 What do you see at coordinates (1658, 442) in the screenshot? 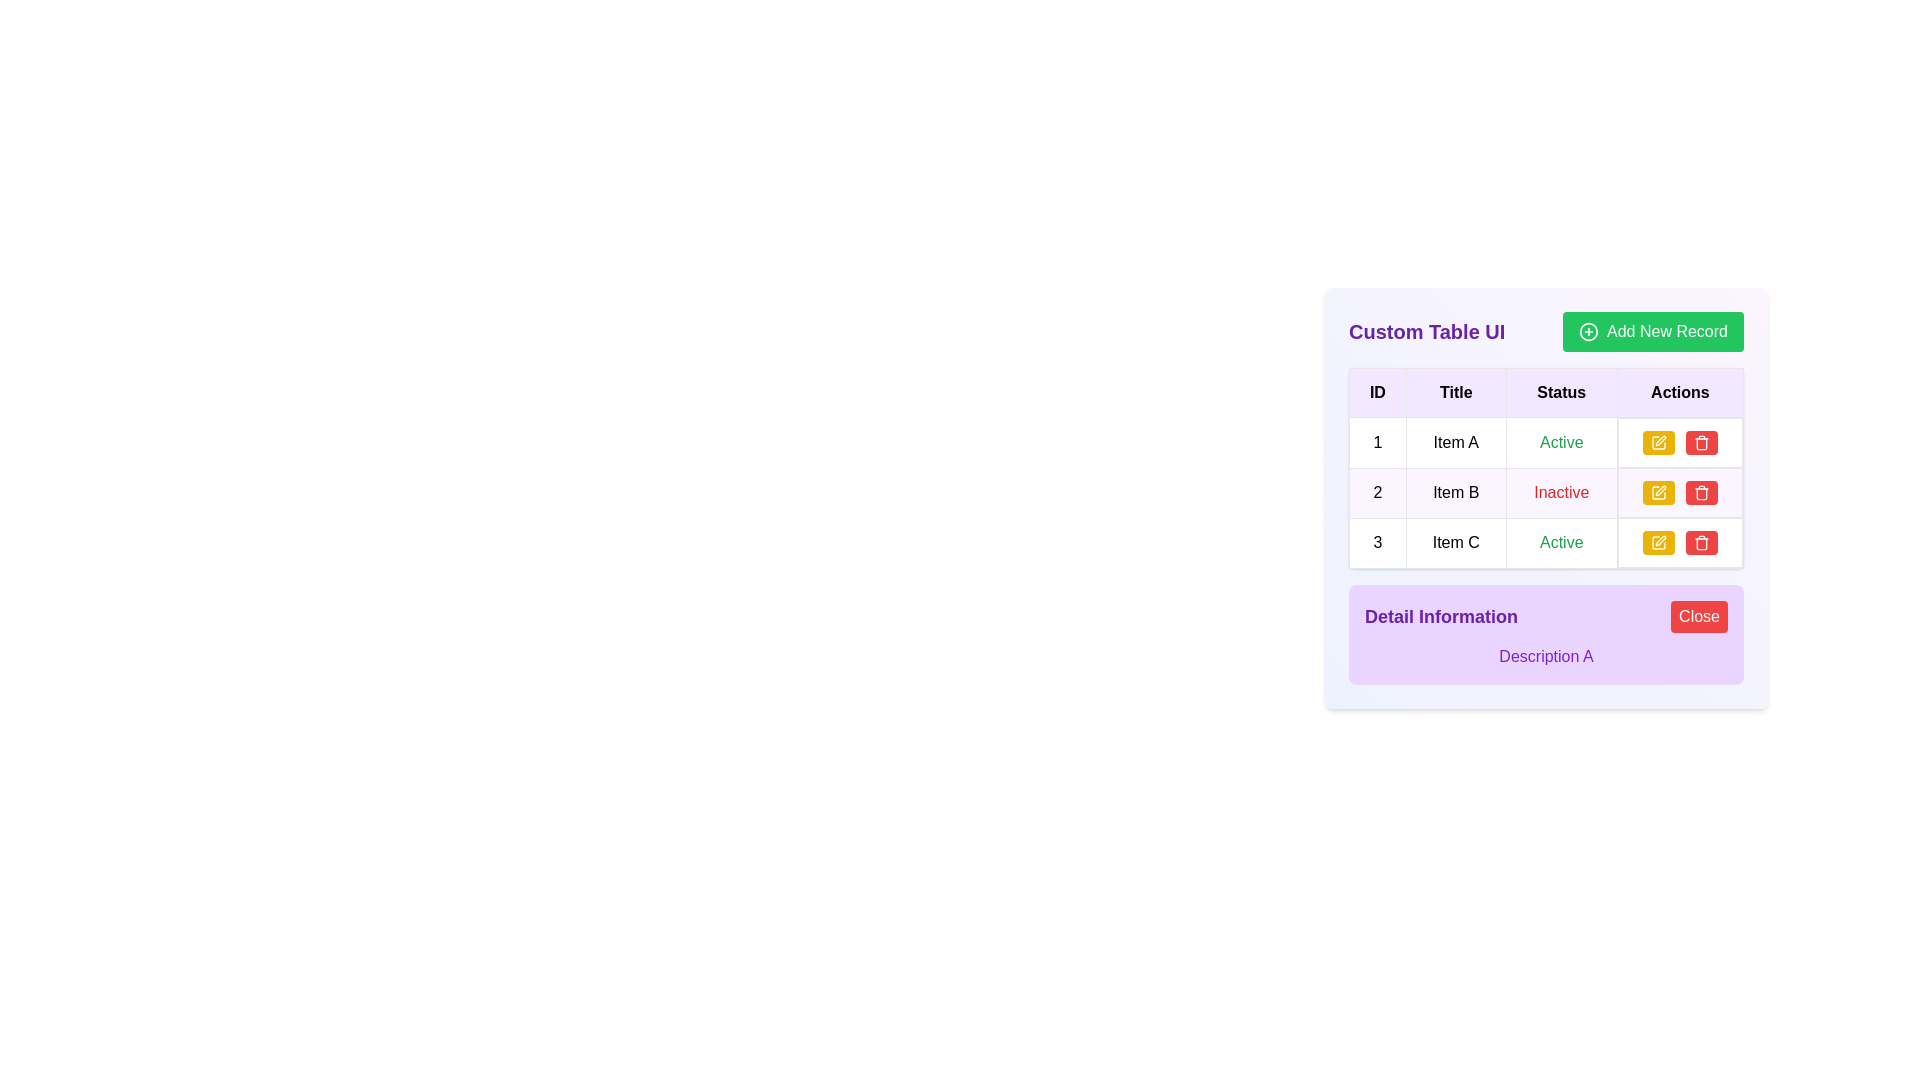
I see `the yellow rectangular button with a pen icon located in the 'Actions' column of the first row in the 'Custom Table UI'` at bounding box center [1658, 442].